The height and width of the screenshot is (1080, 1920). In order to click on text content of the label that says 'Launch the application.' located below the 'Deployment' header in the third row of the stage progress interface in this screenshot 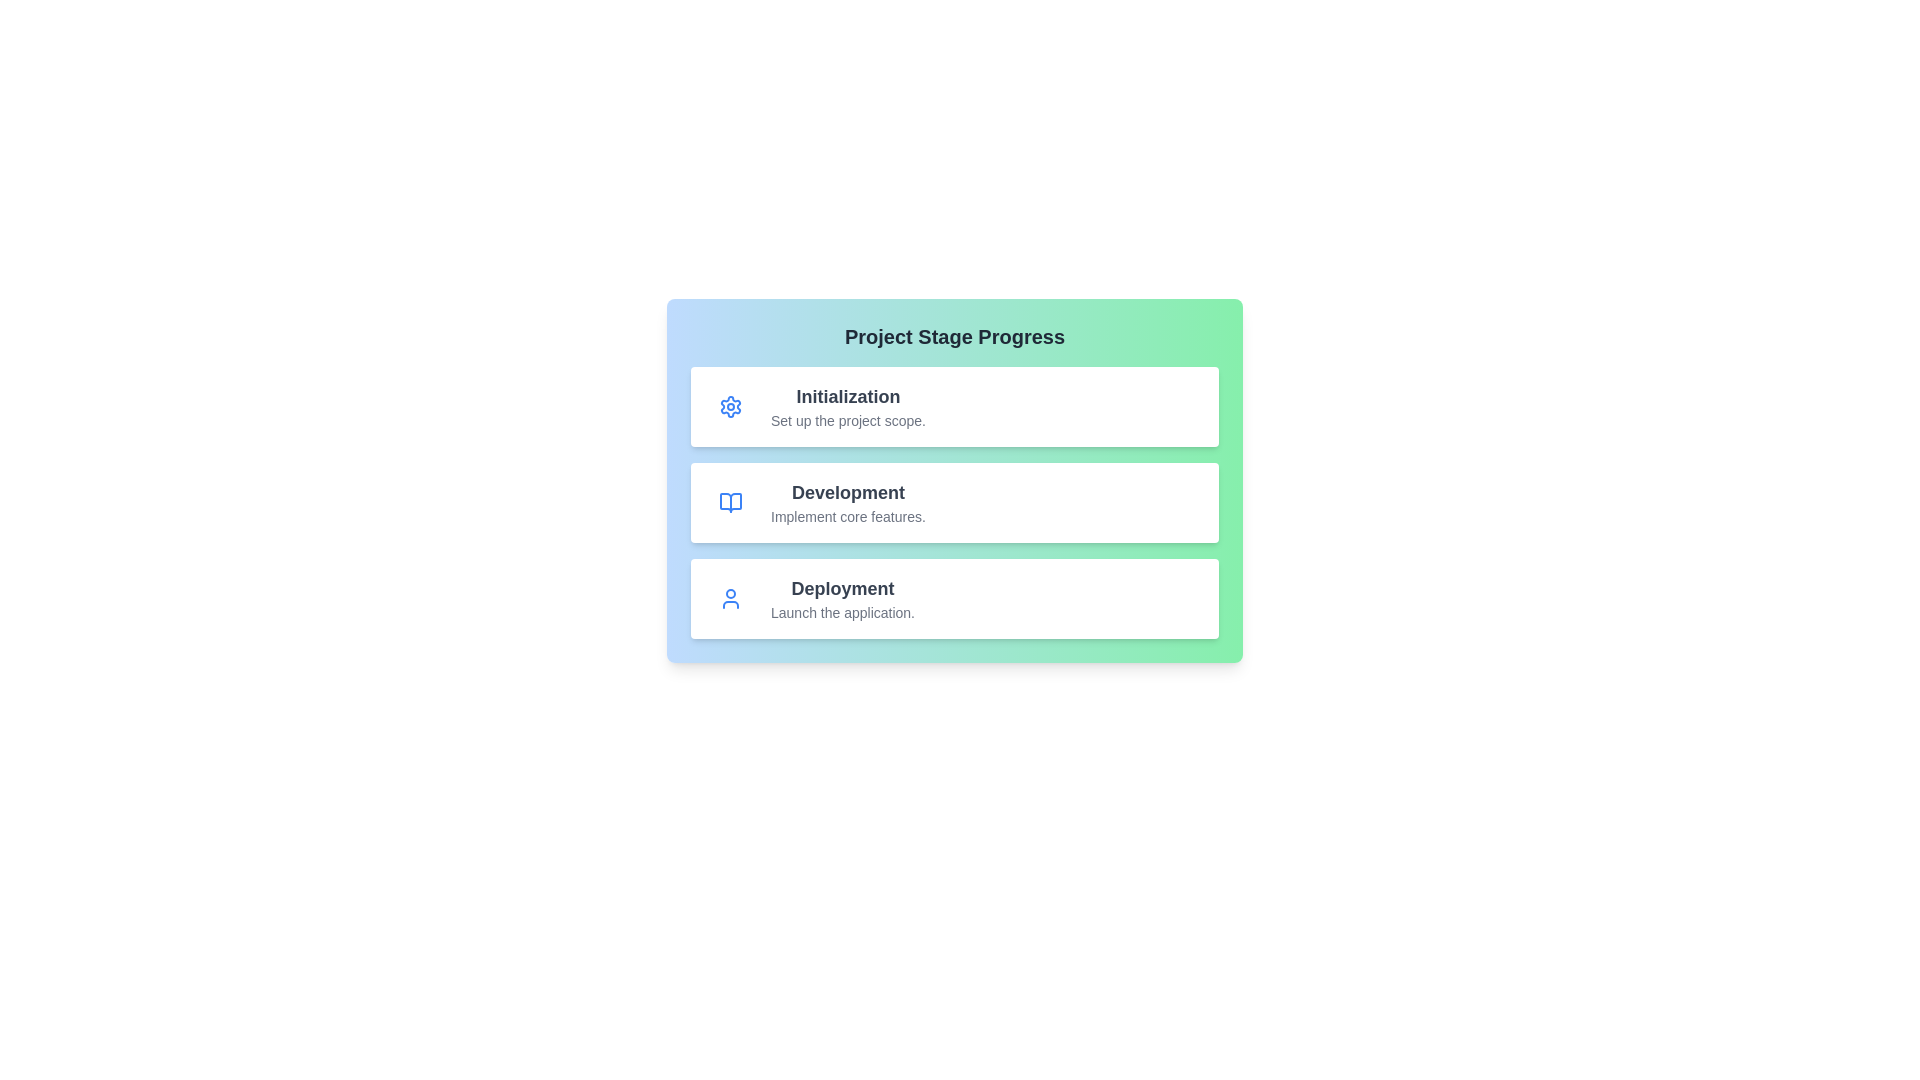, I will do `click(843, 612)`.